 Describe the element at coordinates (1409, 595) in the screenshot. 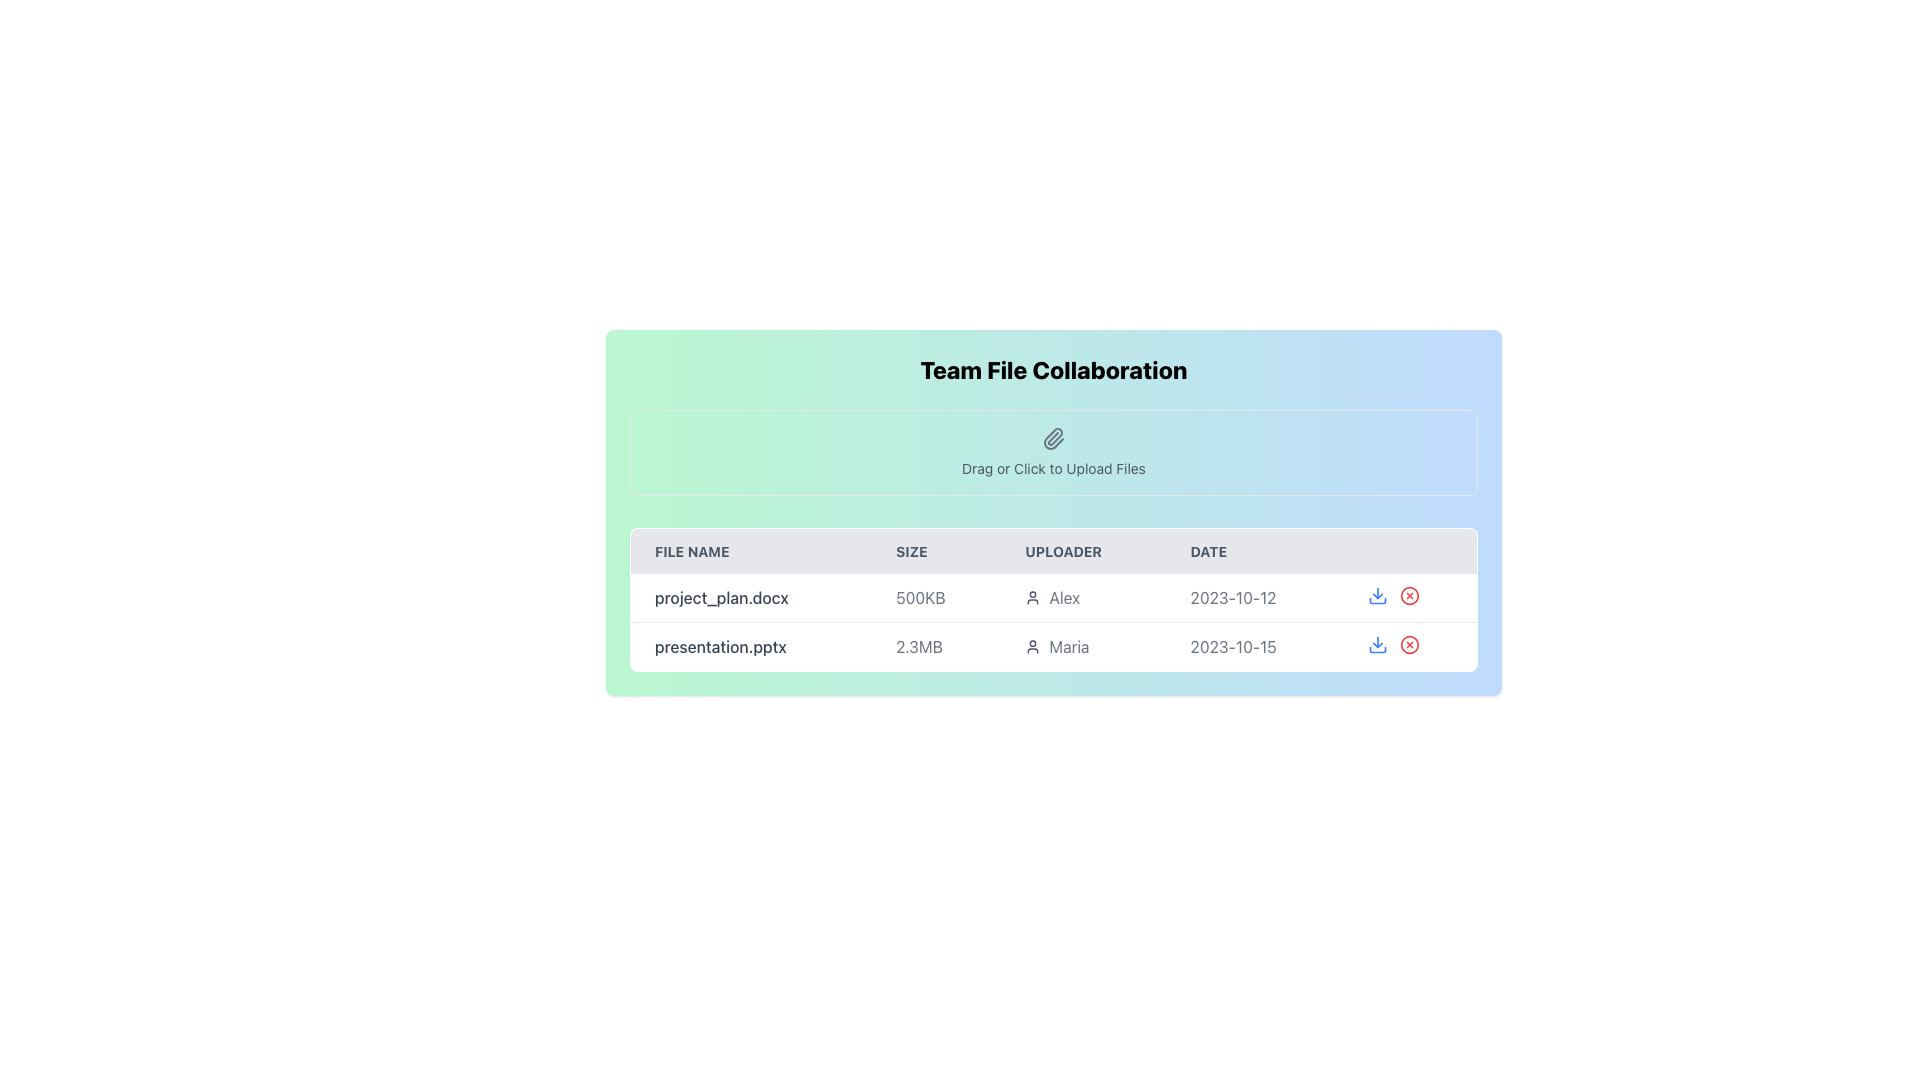

I see `the delete button for the 'project_plan.docx' file entry in the table, located adjacent to the '2023-10-12' date entry` at that location.